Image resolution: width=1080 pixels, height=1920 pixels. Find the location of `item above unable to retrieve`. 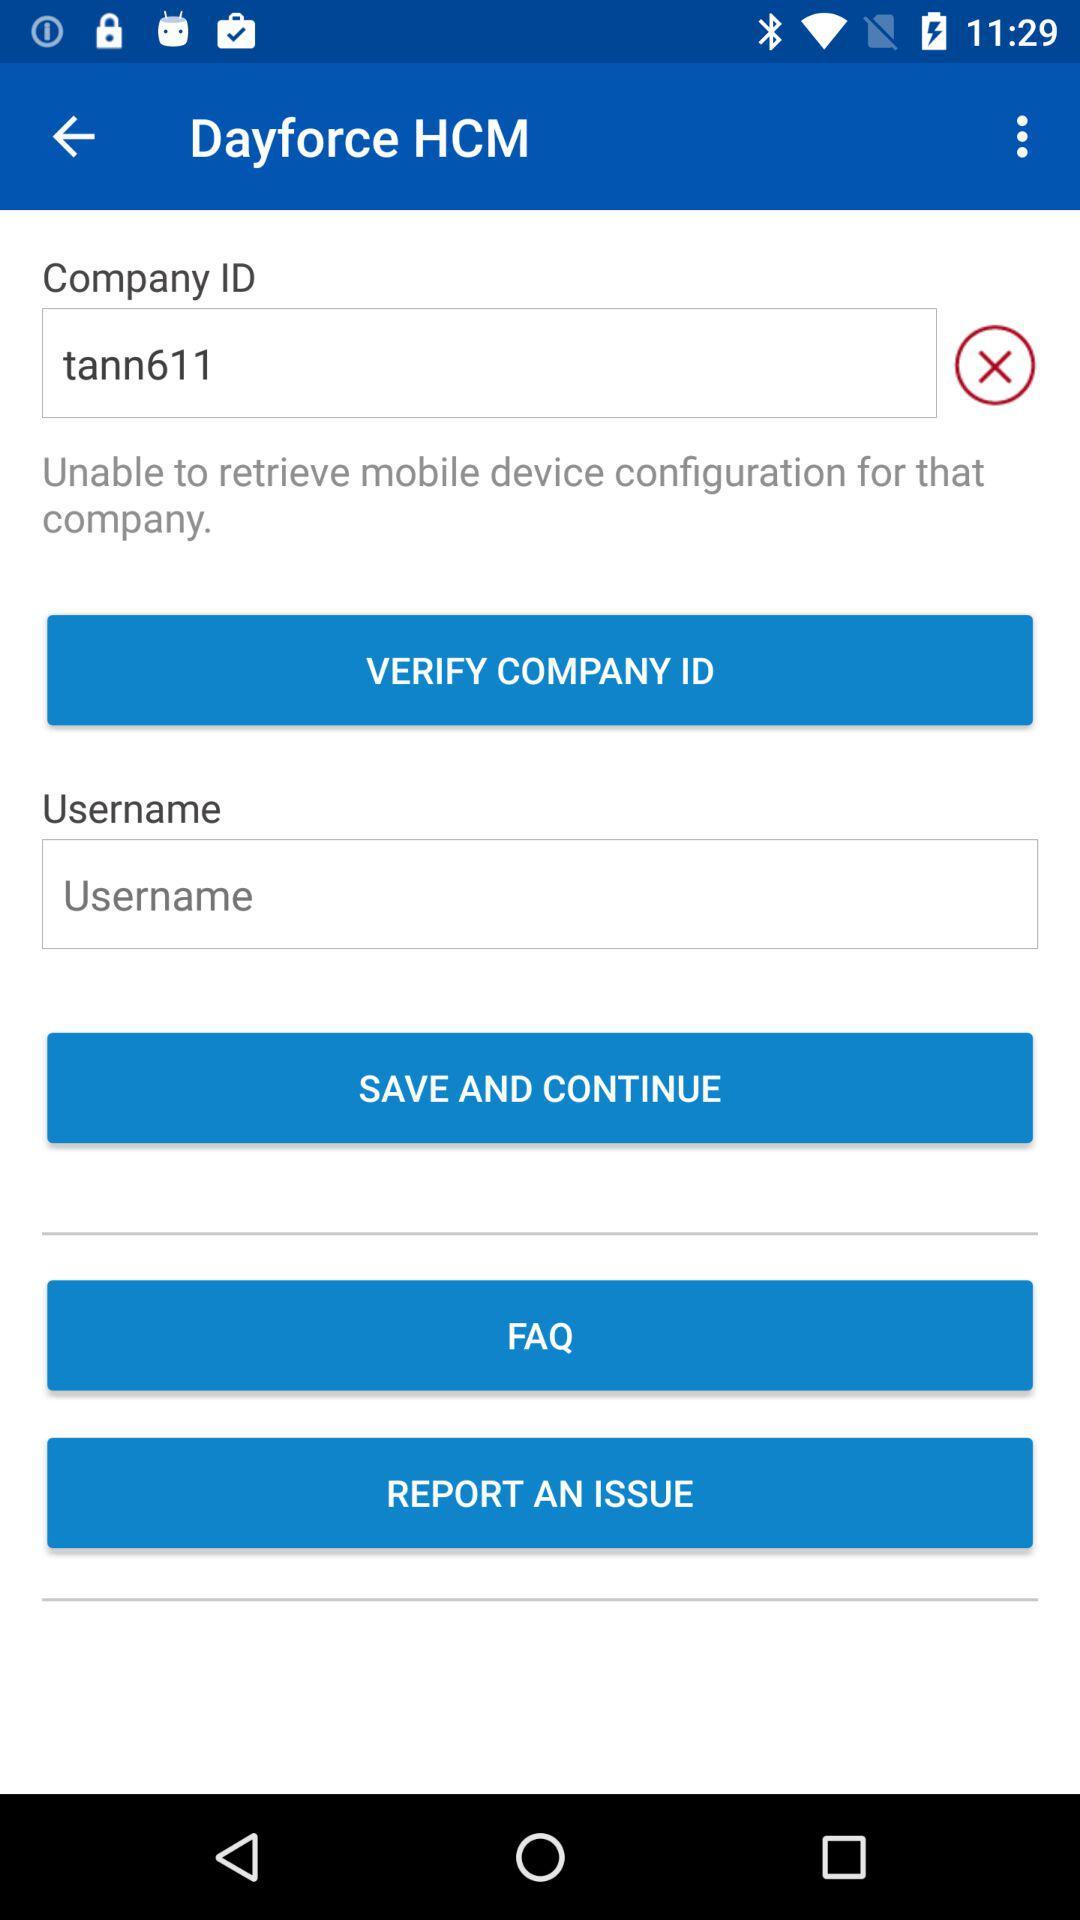

item above unable to retrieve is located at coordinates (994, 363).